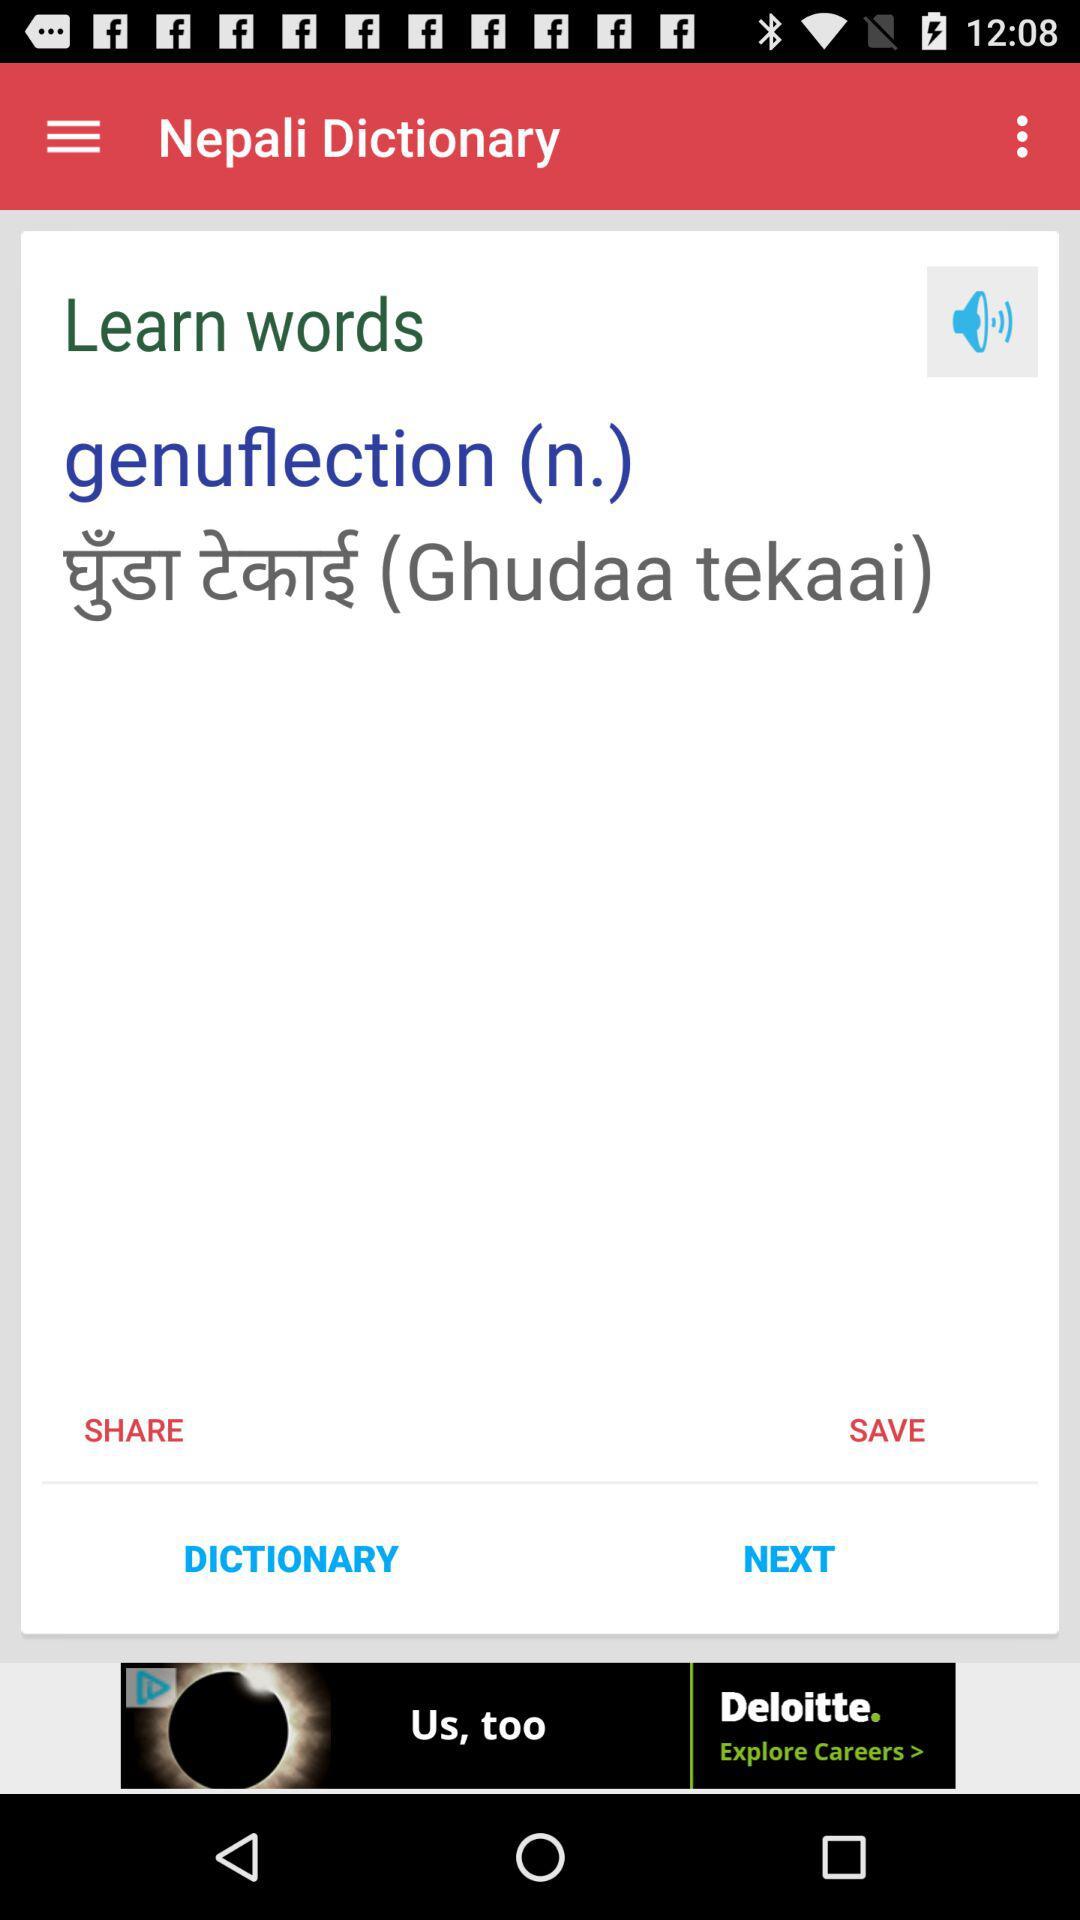 Image resolution: width=1080 pixels, height=1920 pixels. Describe the element at coordinates (981, 321) in the screenshot. I see `volume` at that location.